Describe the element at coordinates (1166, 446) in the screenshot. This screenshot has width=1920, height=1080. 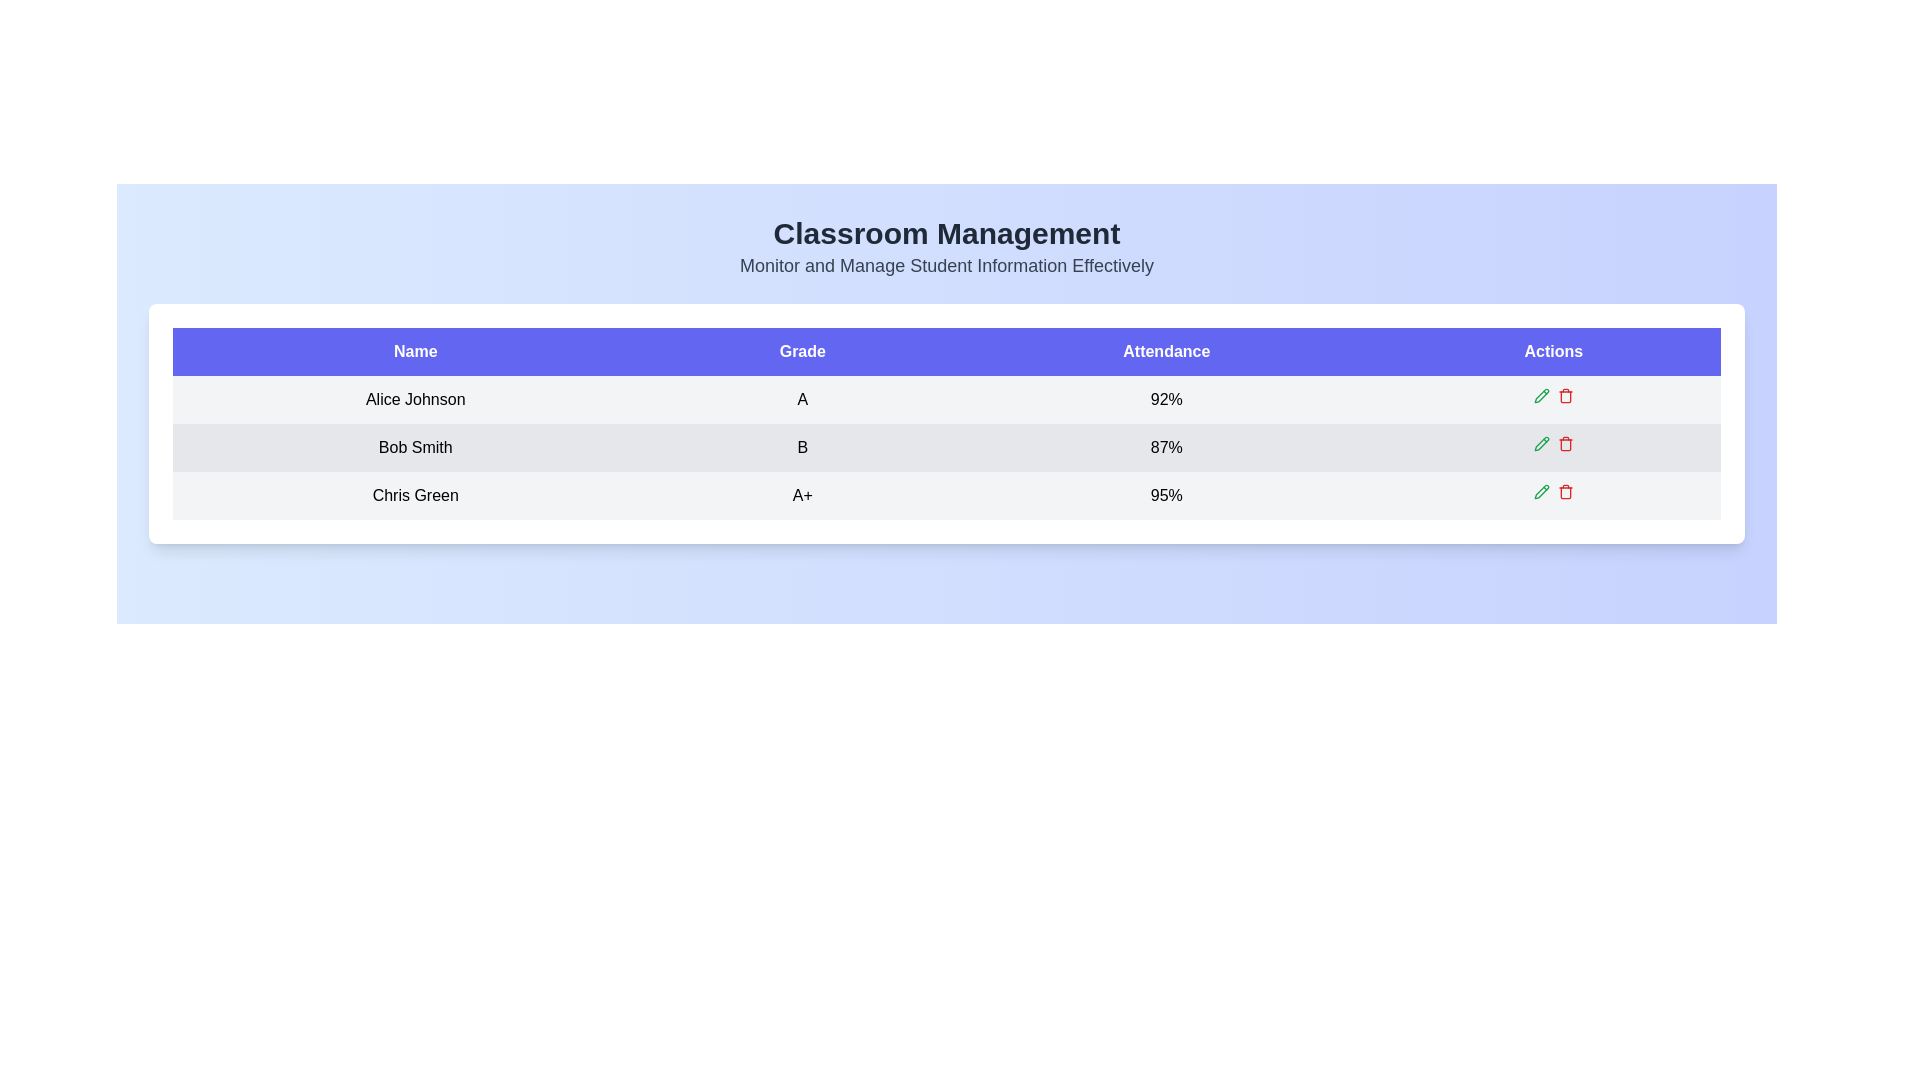
I see `the text label displaying '87%' located under the 'Attendance' column in the second row associated with 'Bob Smith'` at that location.